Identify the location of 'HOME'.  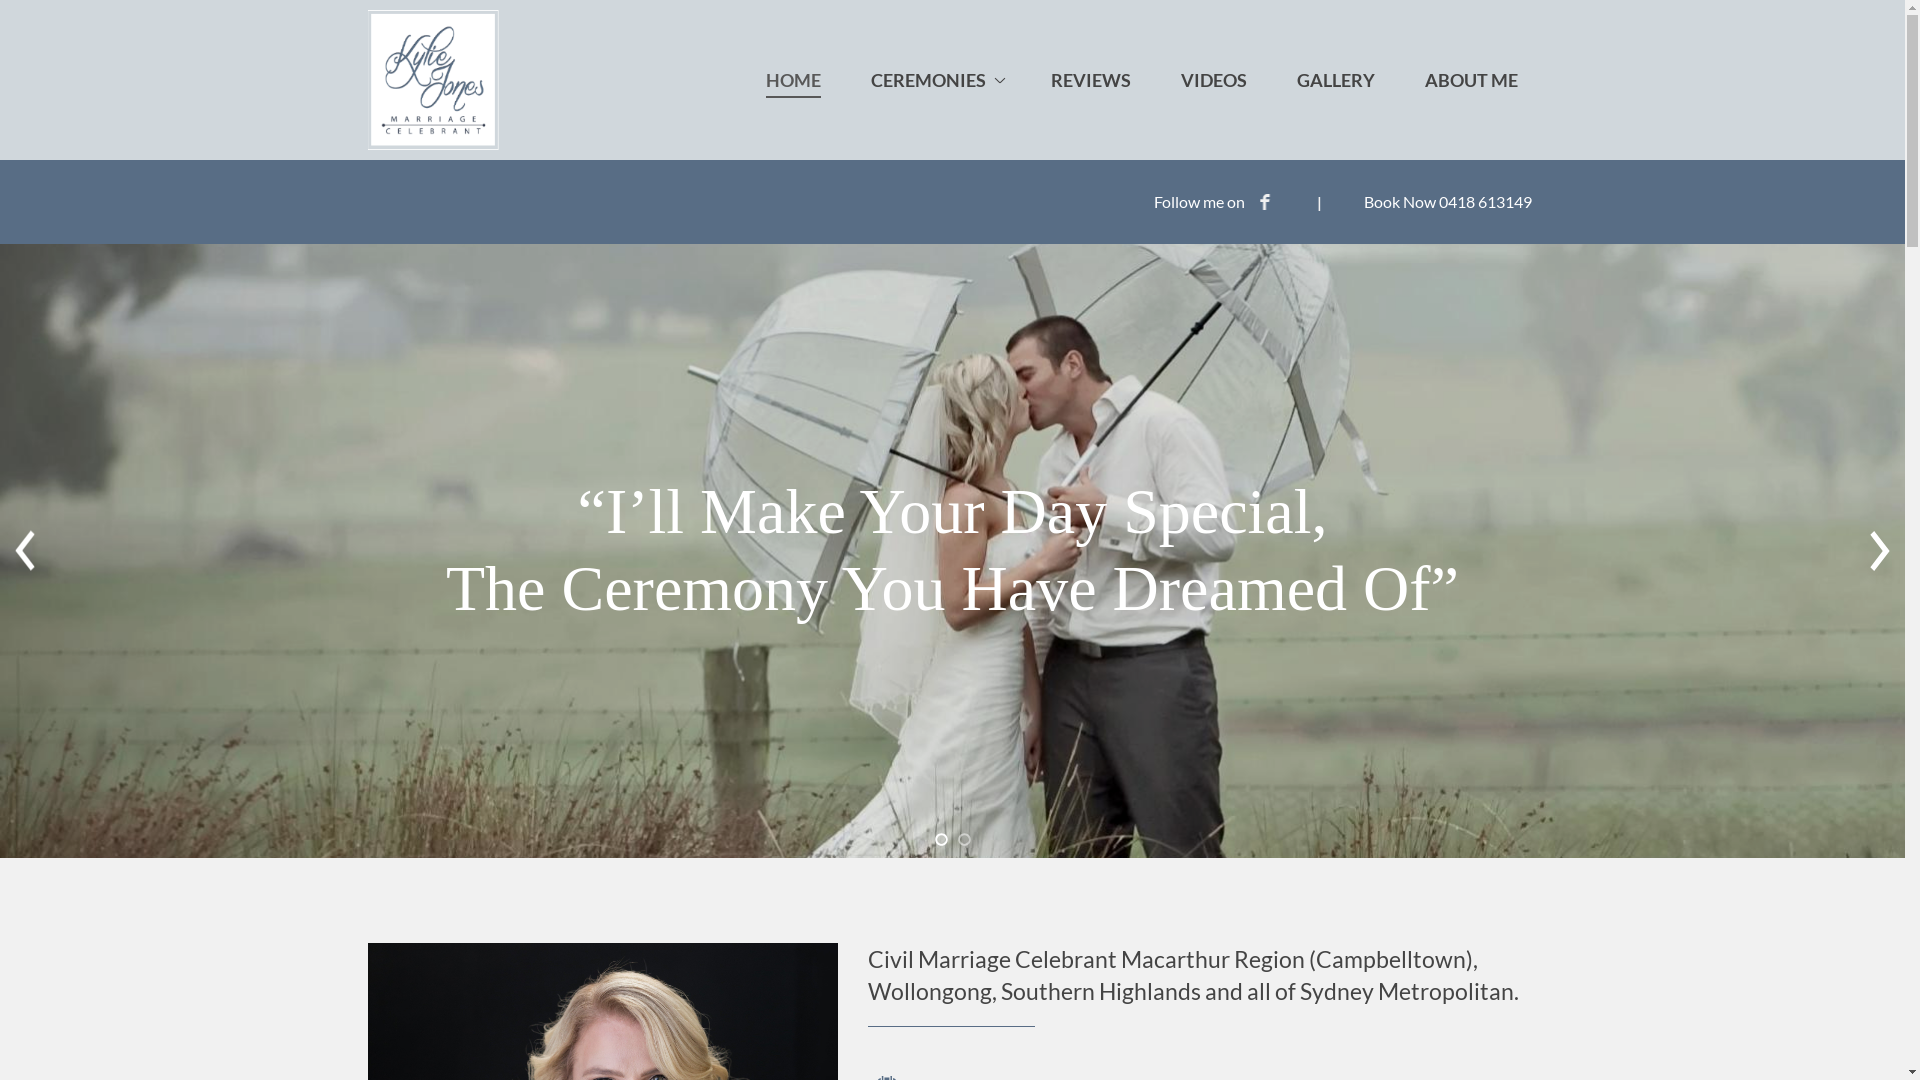
(792, 79).